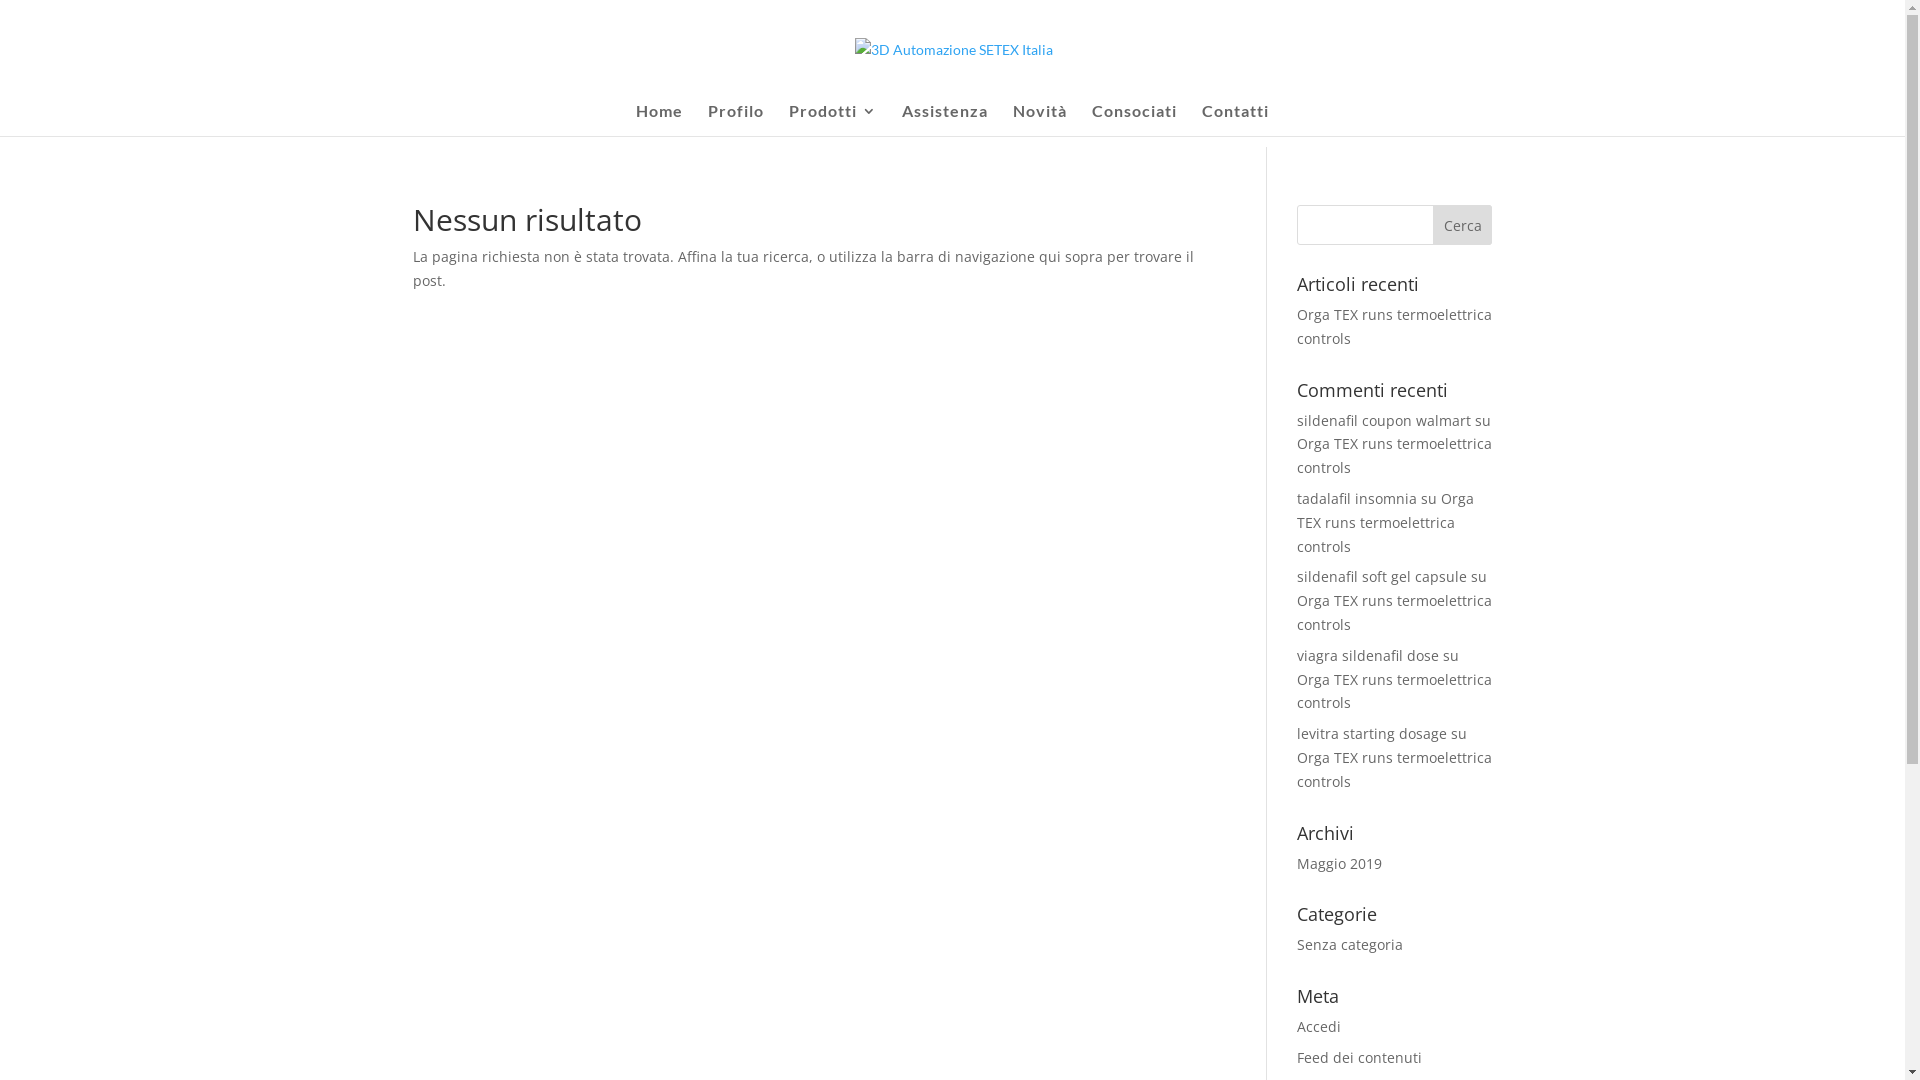 The width and height of the screenshot is (1920, 1080). What do you see at coordinates (634, 119) in the screenshot?
I see `'Home'` at bounding box center [634, 119].